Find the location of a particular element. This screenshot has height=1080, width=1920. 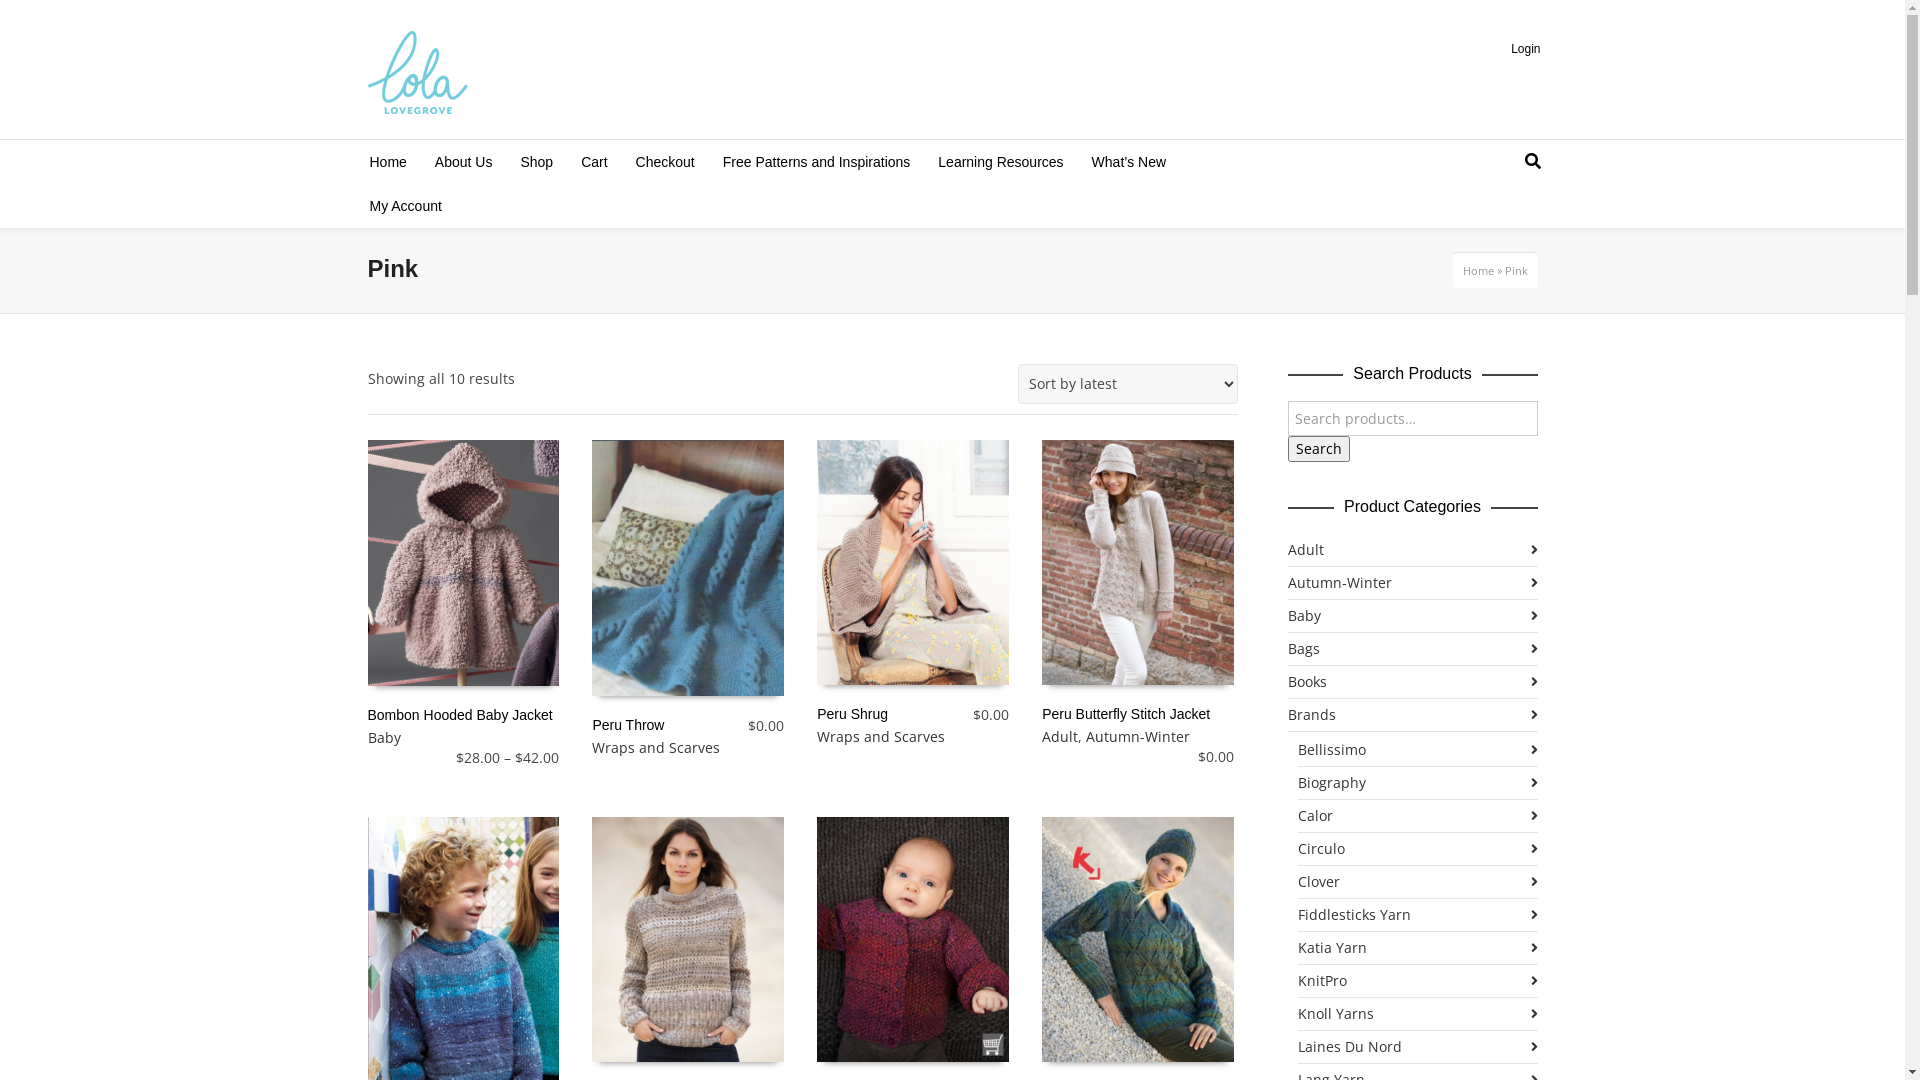

'About Us' is located at coordinates (463, 161).